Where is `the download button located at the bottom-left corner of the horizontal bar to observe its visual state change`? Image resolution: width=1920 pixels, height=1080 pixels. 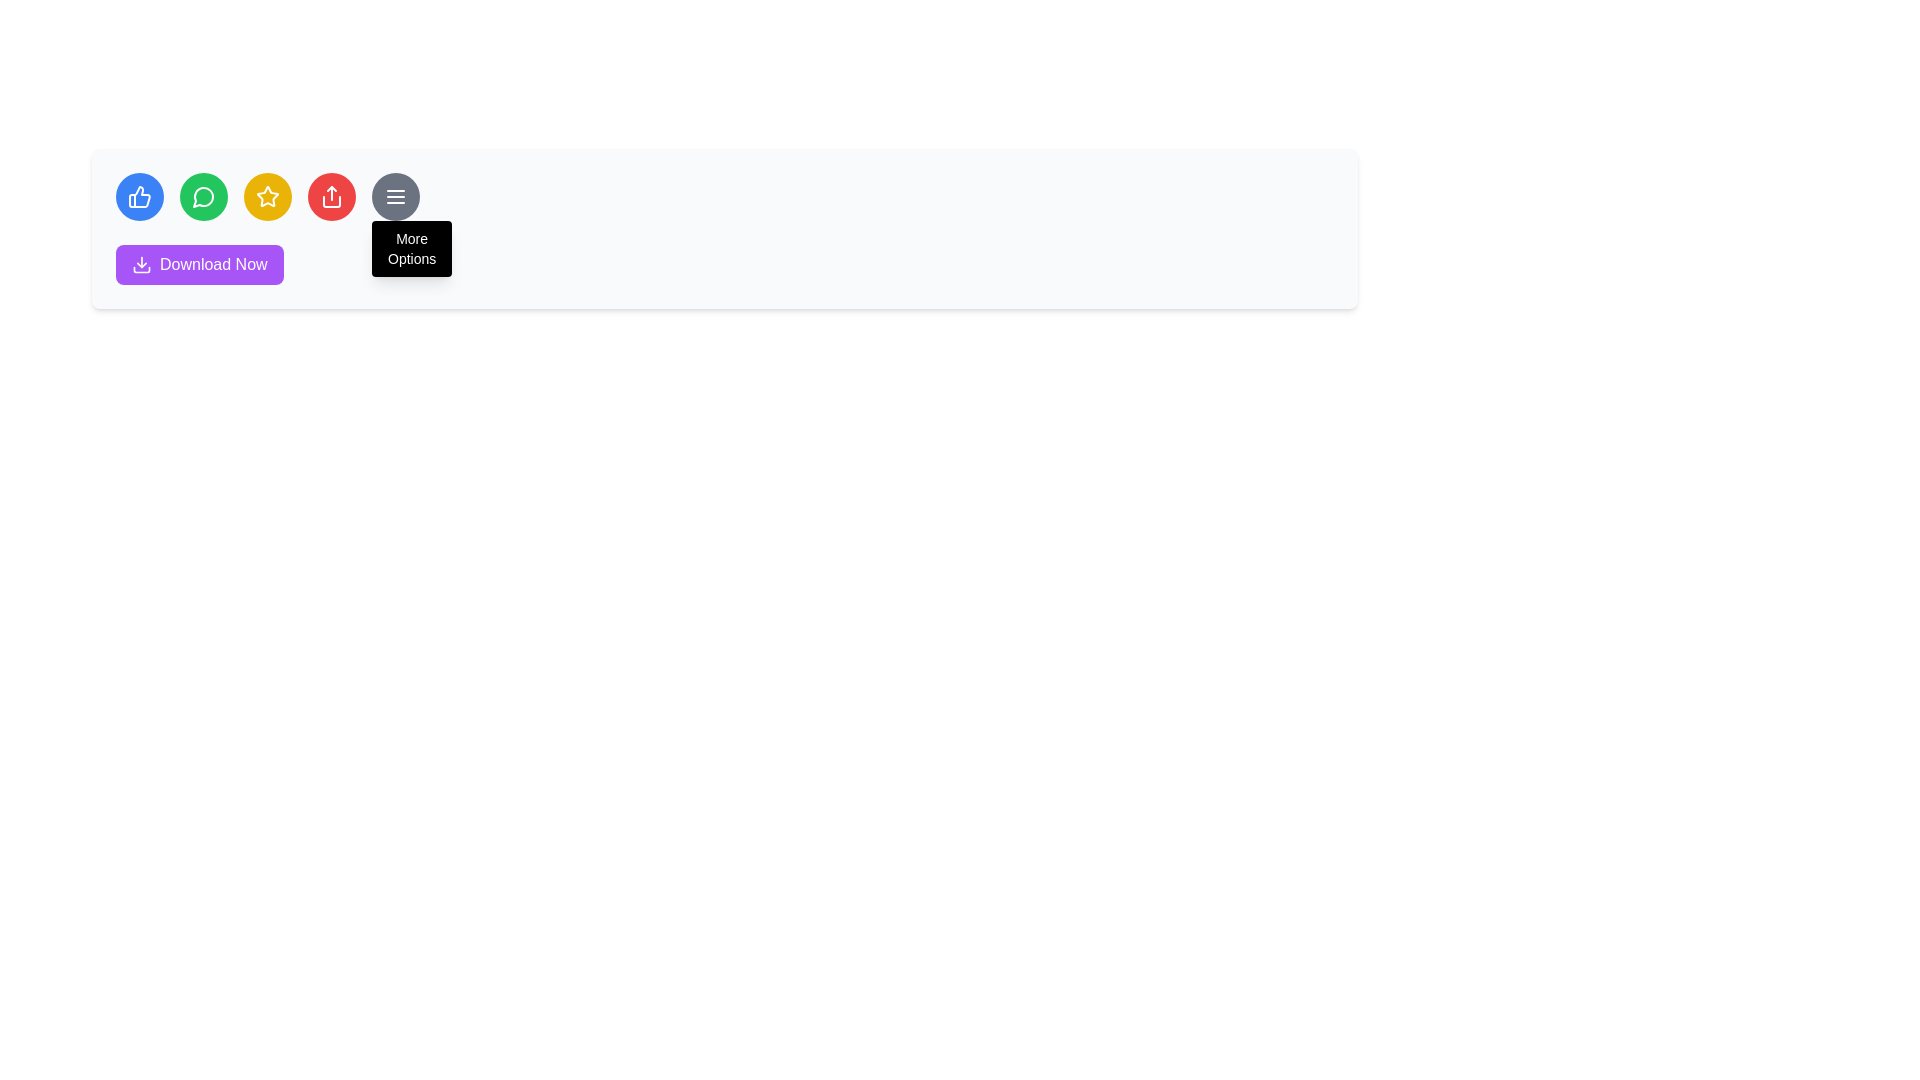 the download button located at the bottom-left corner of the horizontal bar to observe its visual state change is located at coordinates (199, 264).